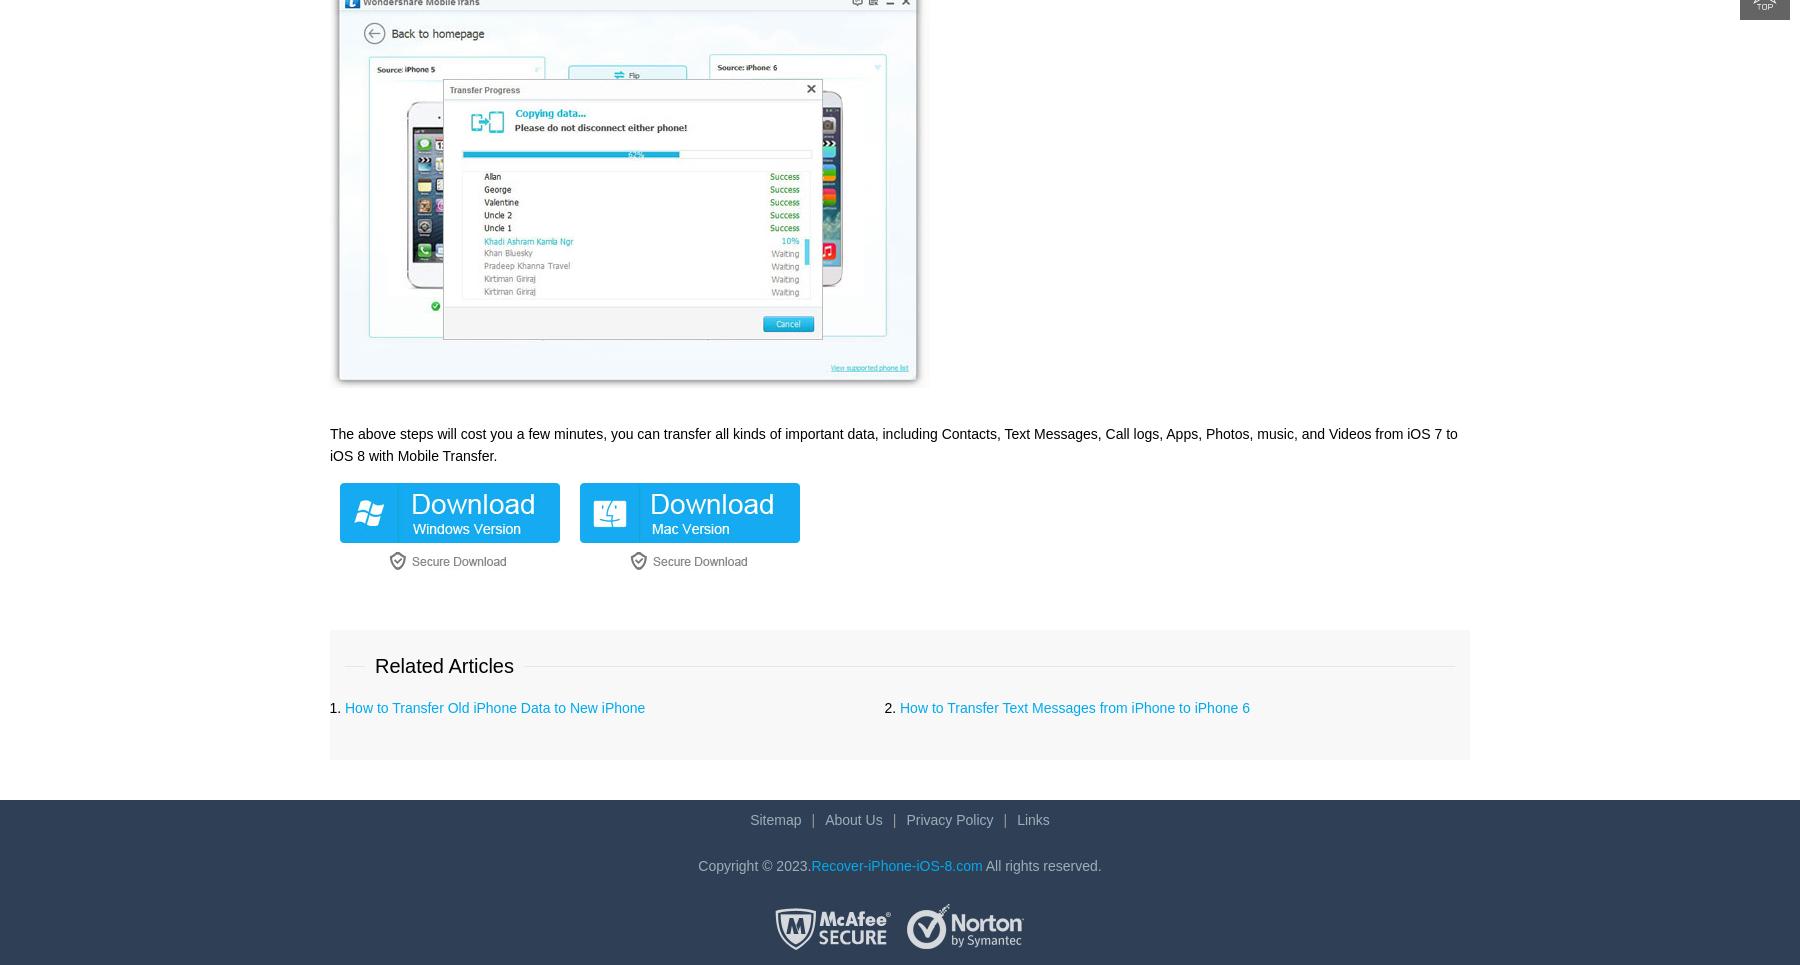 This screenshot has height=965, width=1800. I want to click on 'About Us', so click(824, 817).